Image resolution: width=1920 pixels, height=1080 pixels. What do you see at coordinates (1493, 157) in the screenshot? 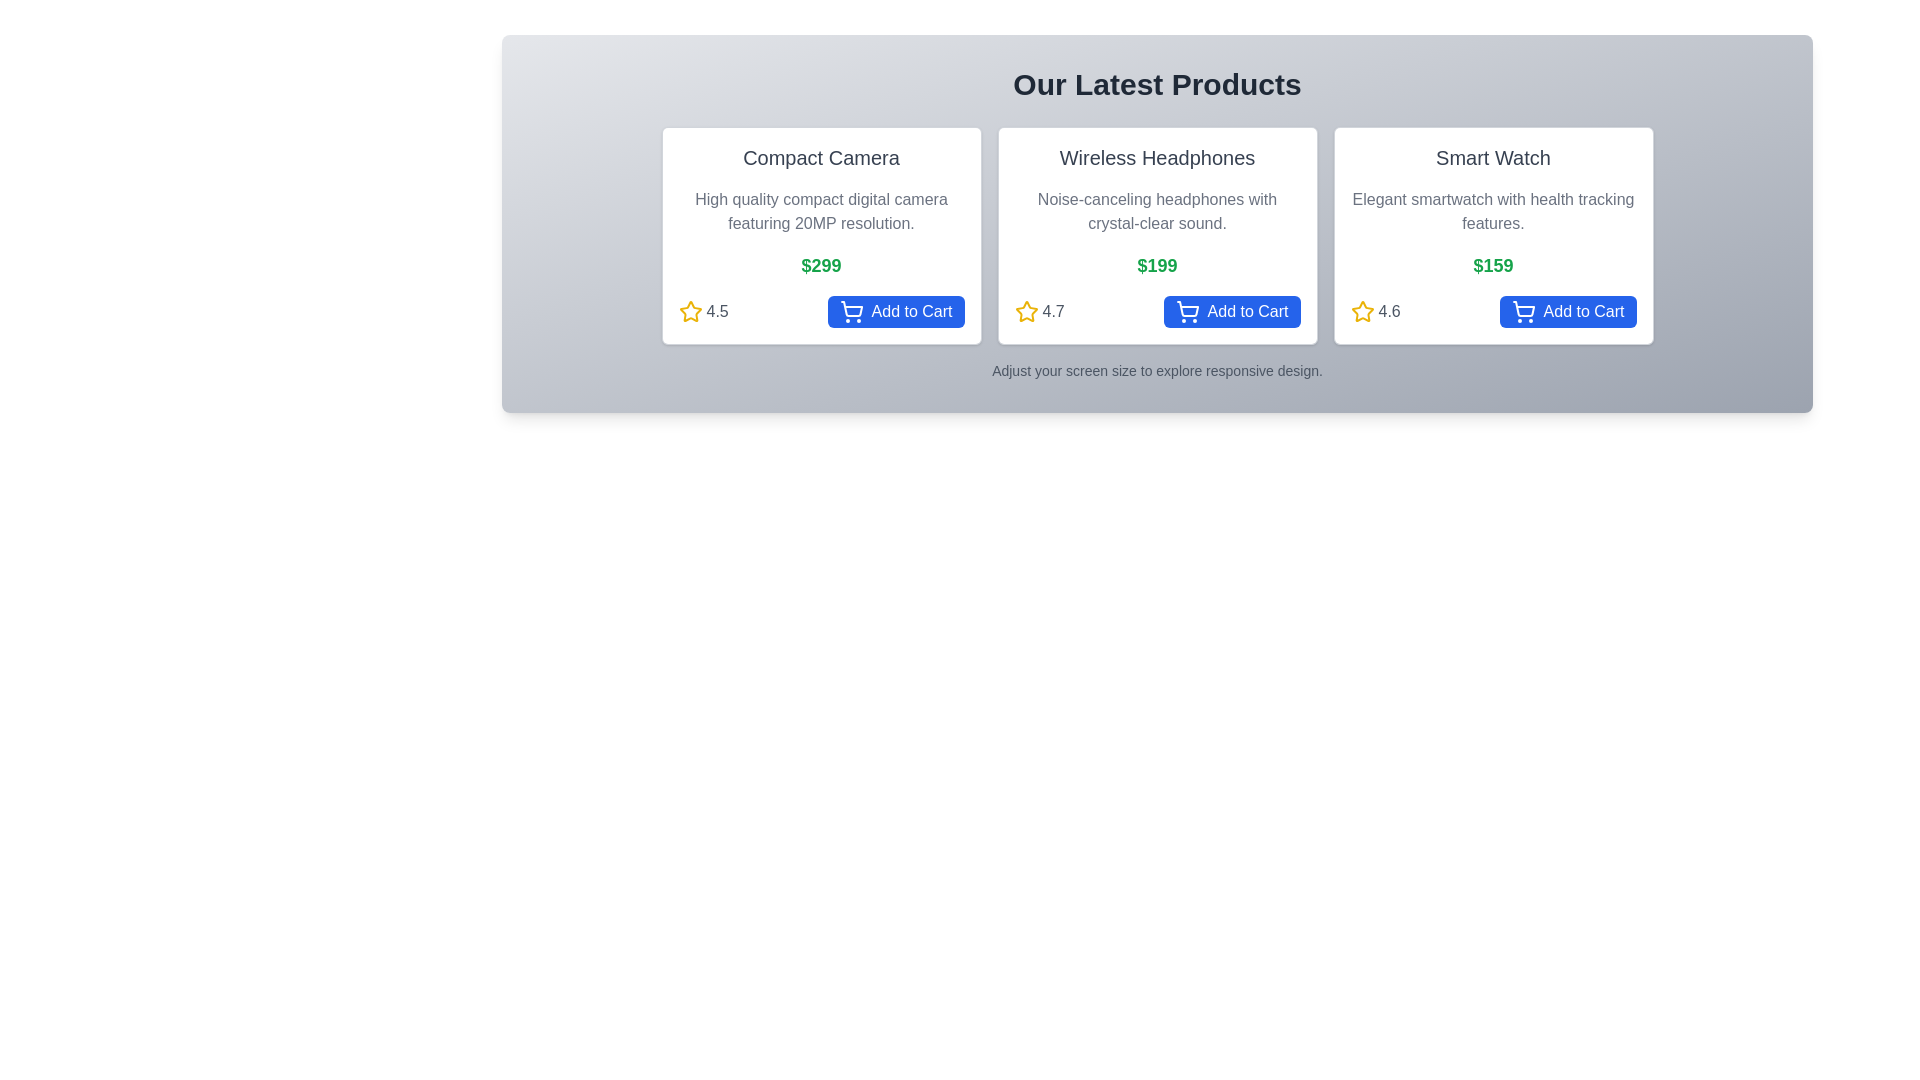
I see `the text label 'Smart Watch' which is prominently displayed in a larger font at the top of the rightmost card, just above the description text for the smartwatch` at bounding box center [1493, 157].